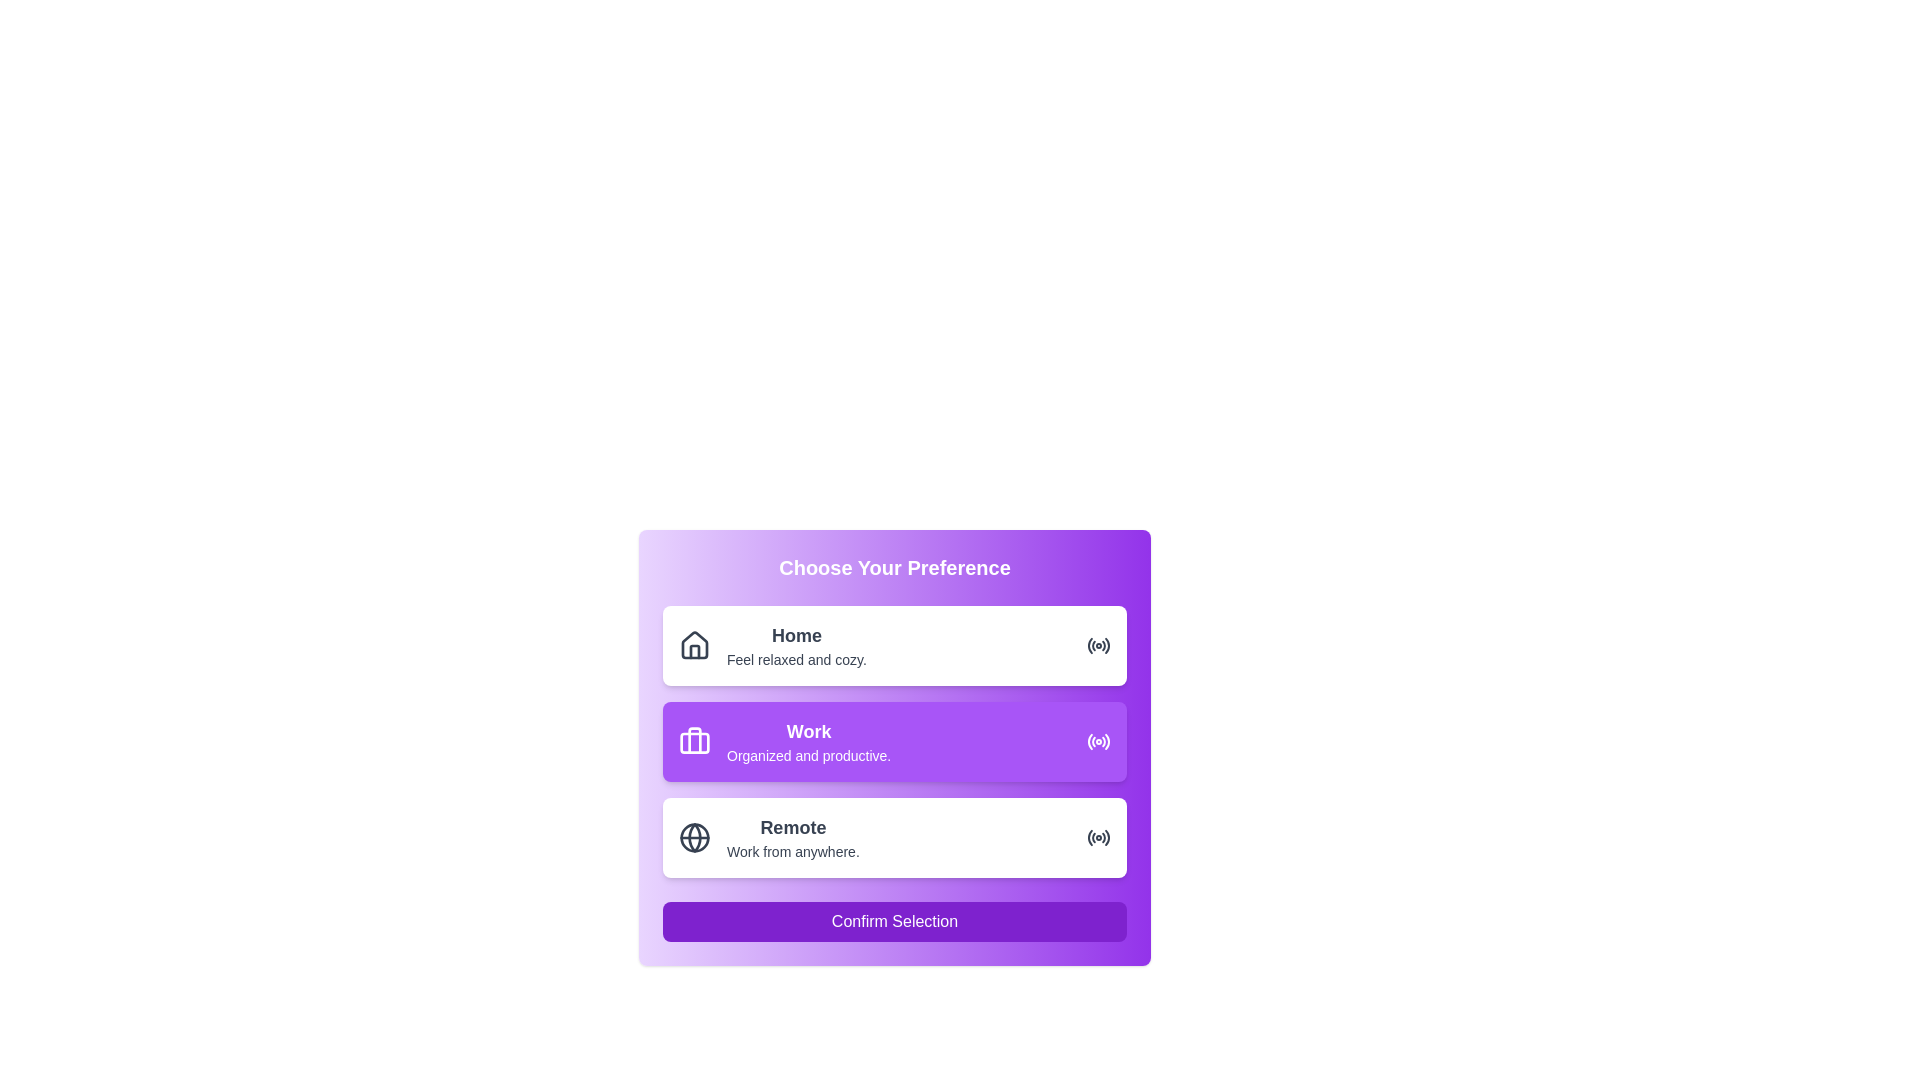 This screenshot has height=1080, width=1920. What do you see at coordinates (1089, 645) in the screenshot?
I see `the innermost curved line of the radio wave icon indicating the 'Home' preference option located at the far right` at bounding box center [1089, 645].